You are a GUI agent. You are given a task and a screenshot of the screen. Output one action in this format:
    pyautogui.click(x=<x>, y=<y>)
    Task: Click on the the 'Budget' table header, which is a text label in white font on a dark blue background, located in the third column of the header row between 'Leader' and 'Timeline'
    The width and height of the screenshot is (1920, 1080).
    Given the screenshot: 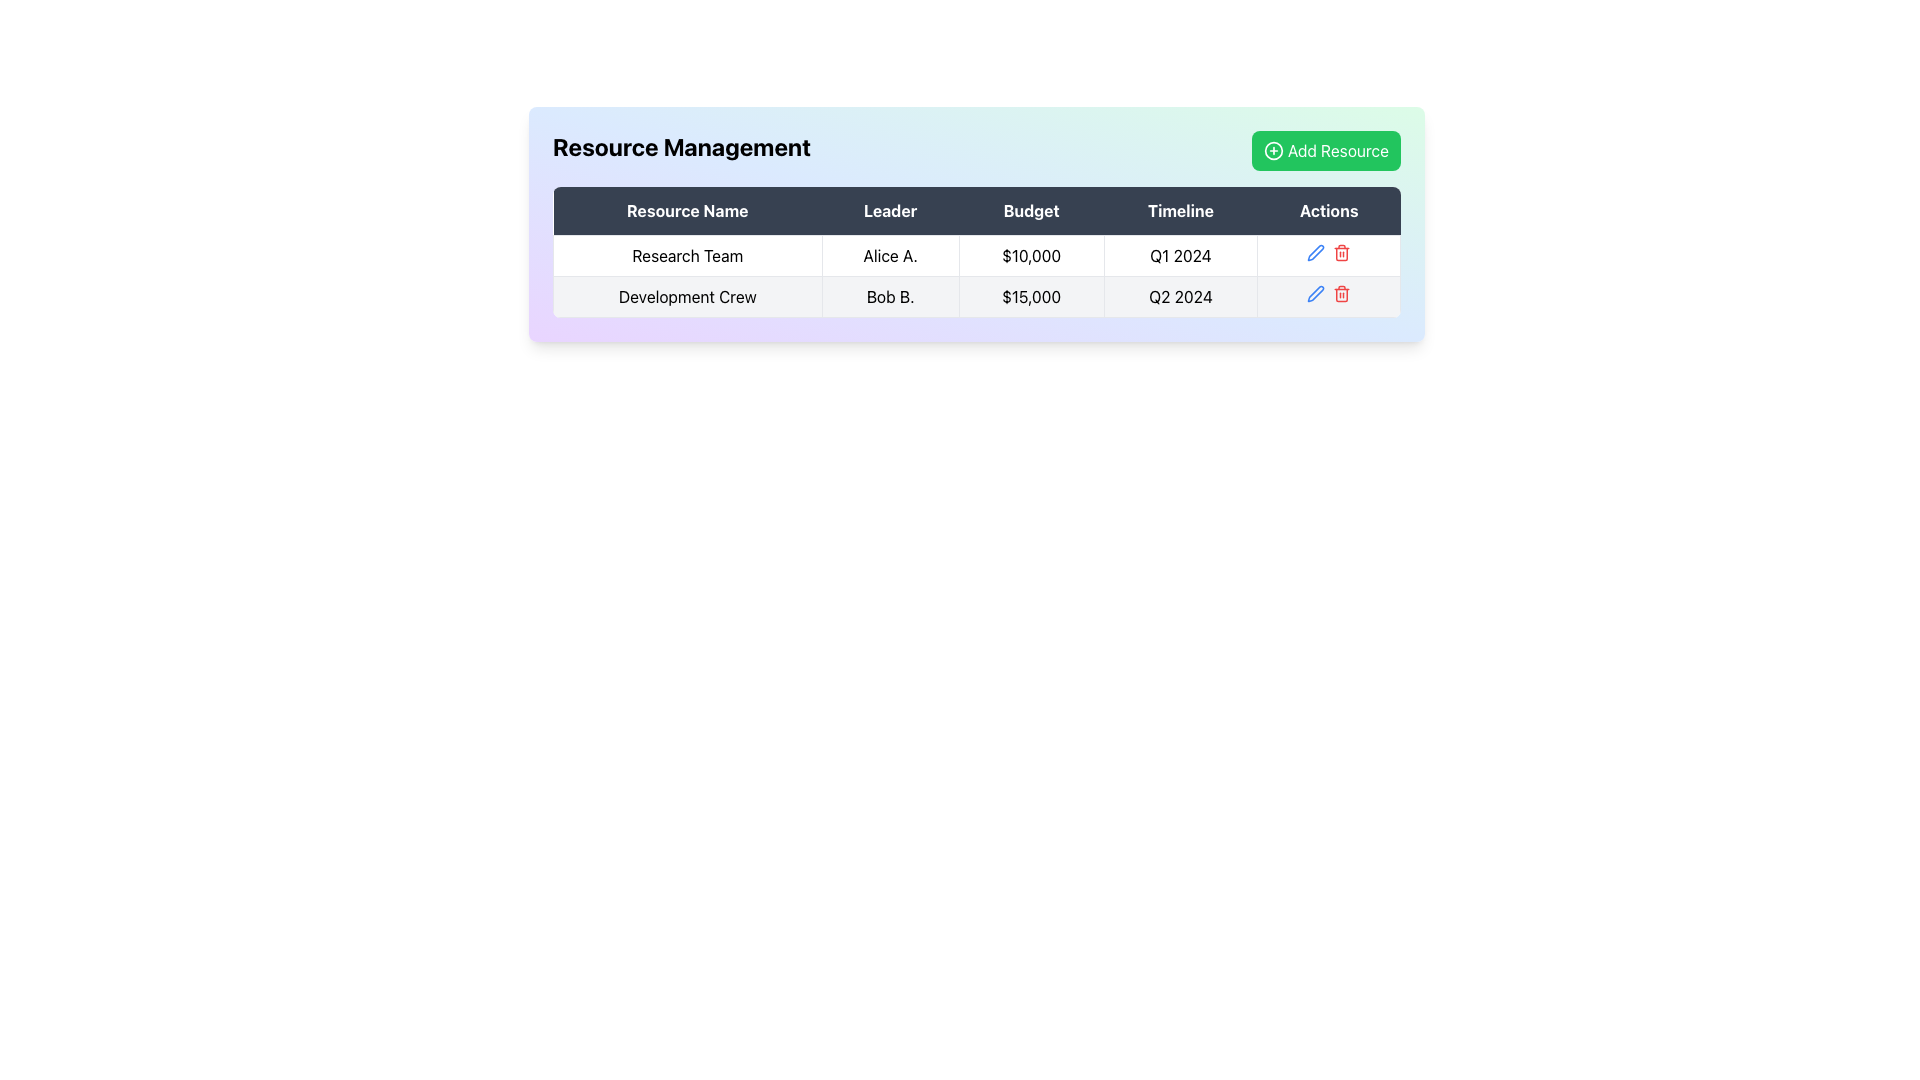 What is the action you would take?
    pyautogui.click(x=1031, y=211)
    